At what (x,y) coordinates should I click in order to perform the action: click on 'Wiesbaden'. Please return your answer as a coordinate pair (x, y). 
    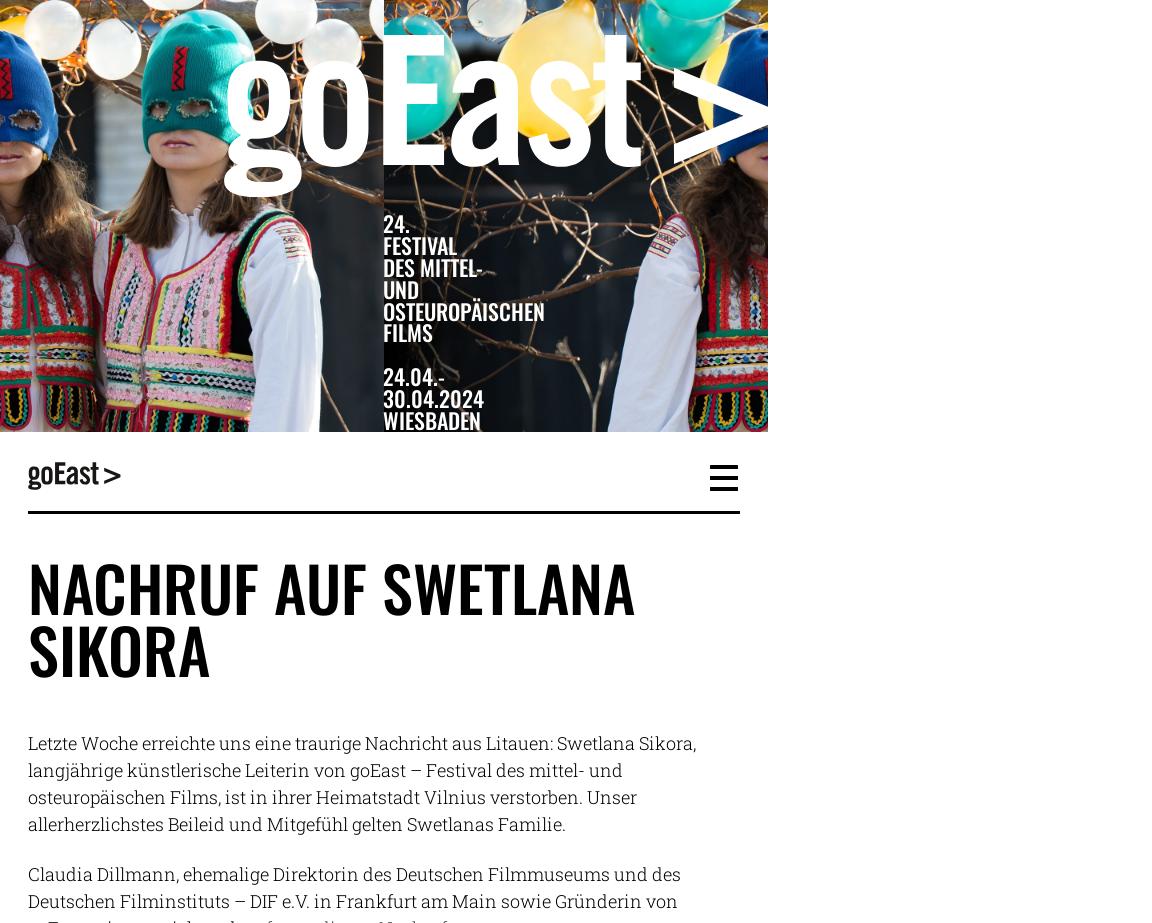
    Looking at the image, I should click on (431, 419).